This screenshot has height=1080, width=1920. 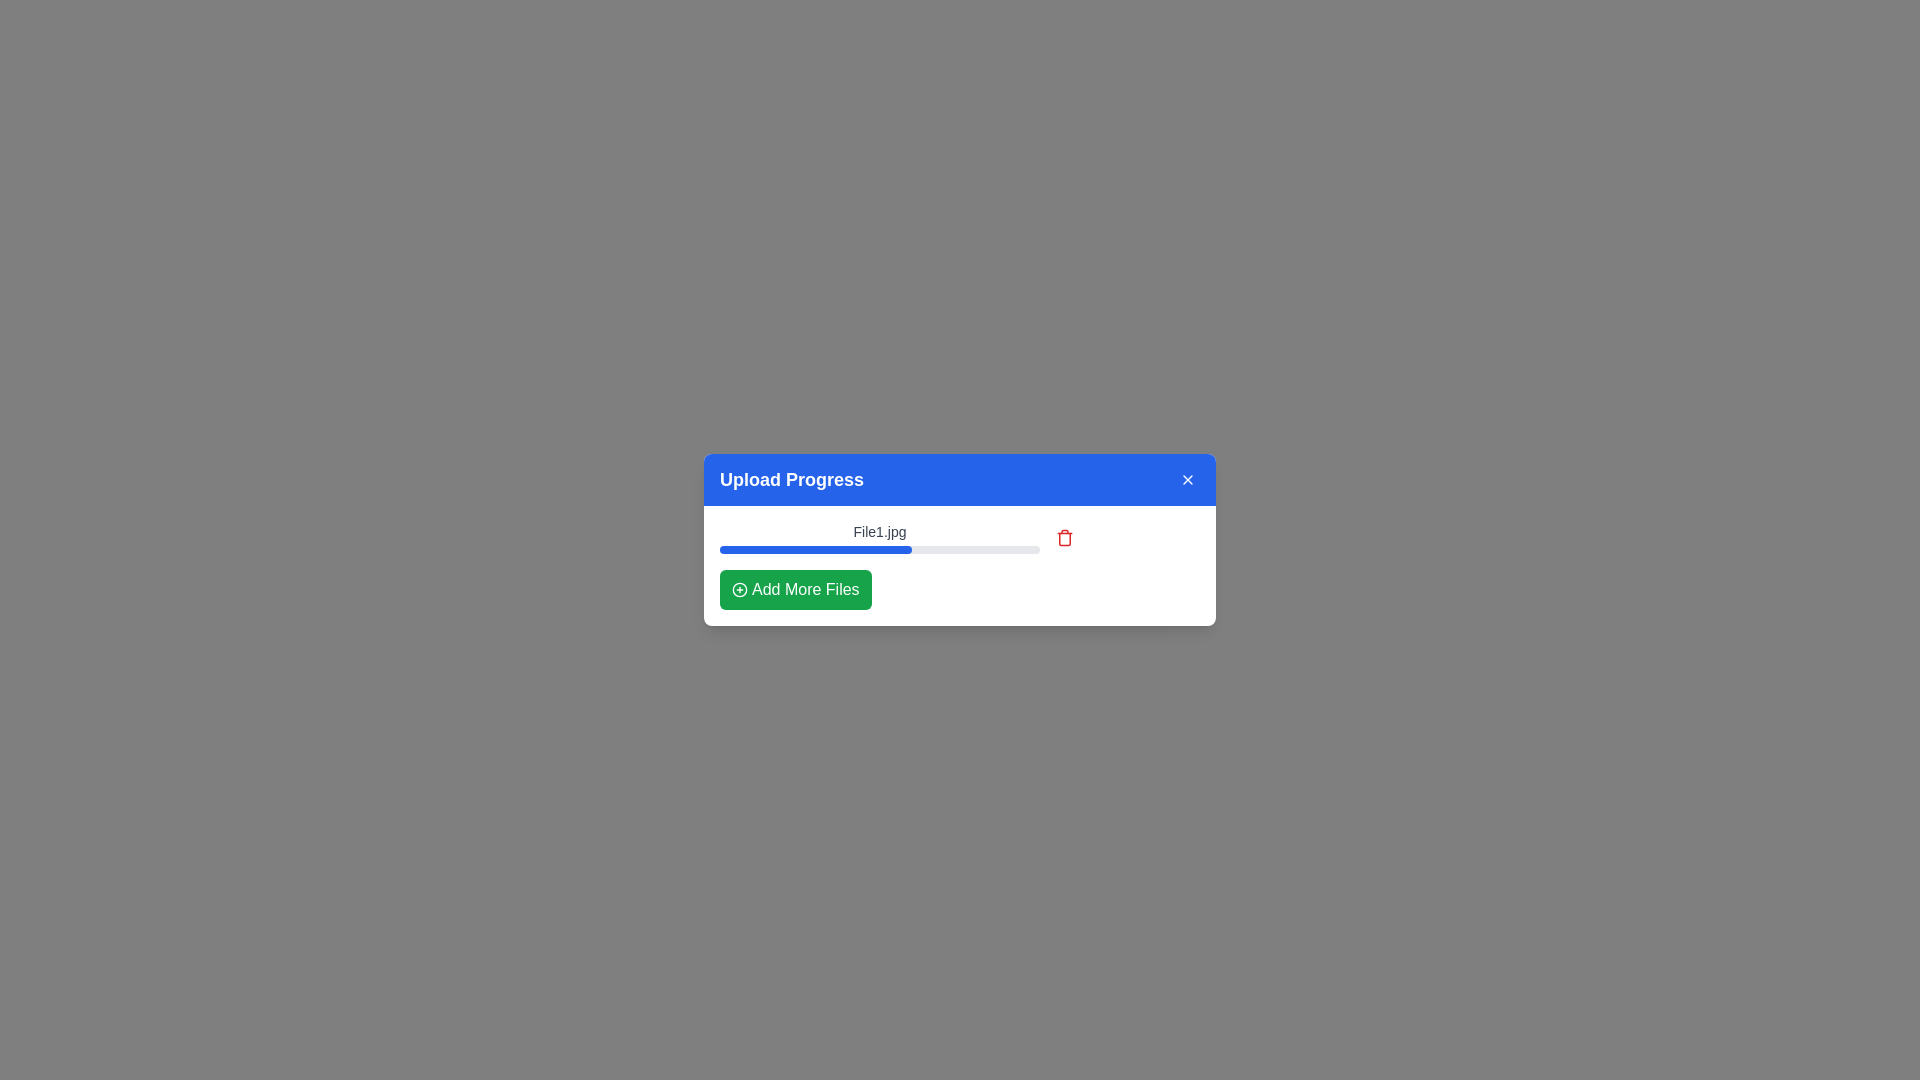 I want to click on the delete button located to the far right of the filename 'File1.jpg', so click(x=1064, y=536).